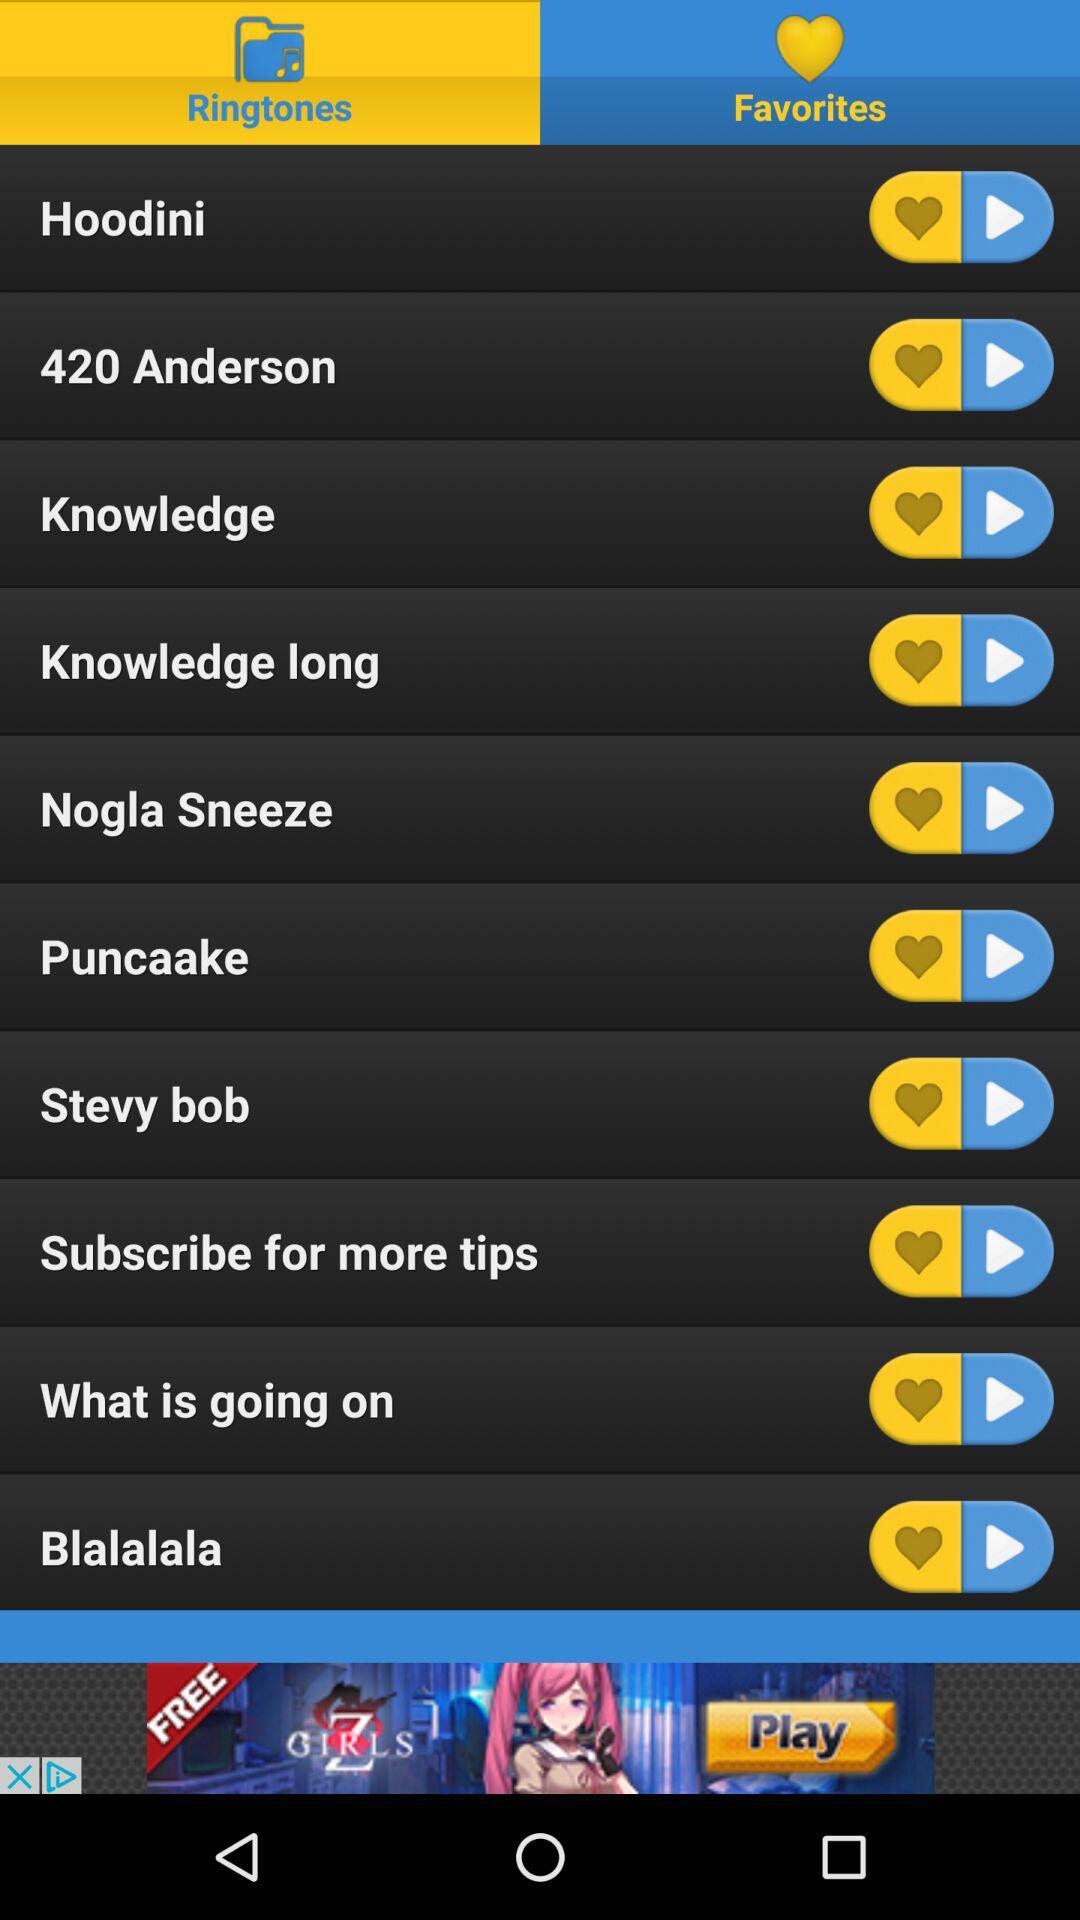 The image size is (1080, 1920). What do you see at coordinates (1007, 1545) in the screenshot?
I see `to play the blalala music` at bounding box center [1007, 1545].